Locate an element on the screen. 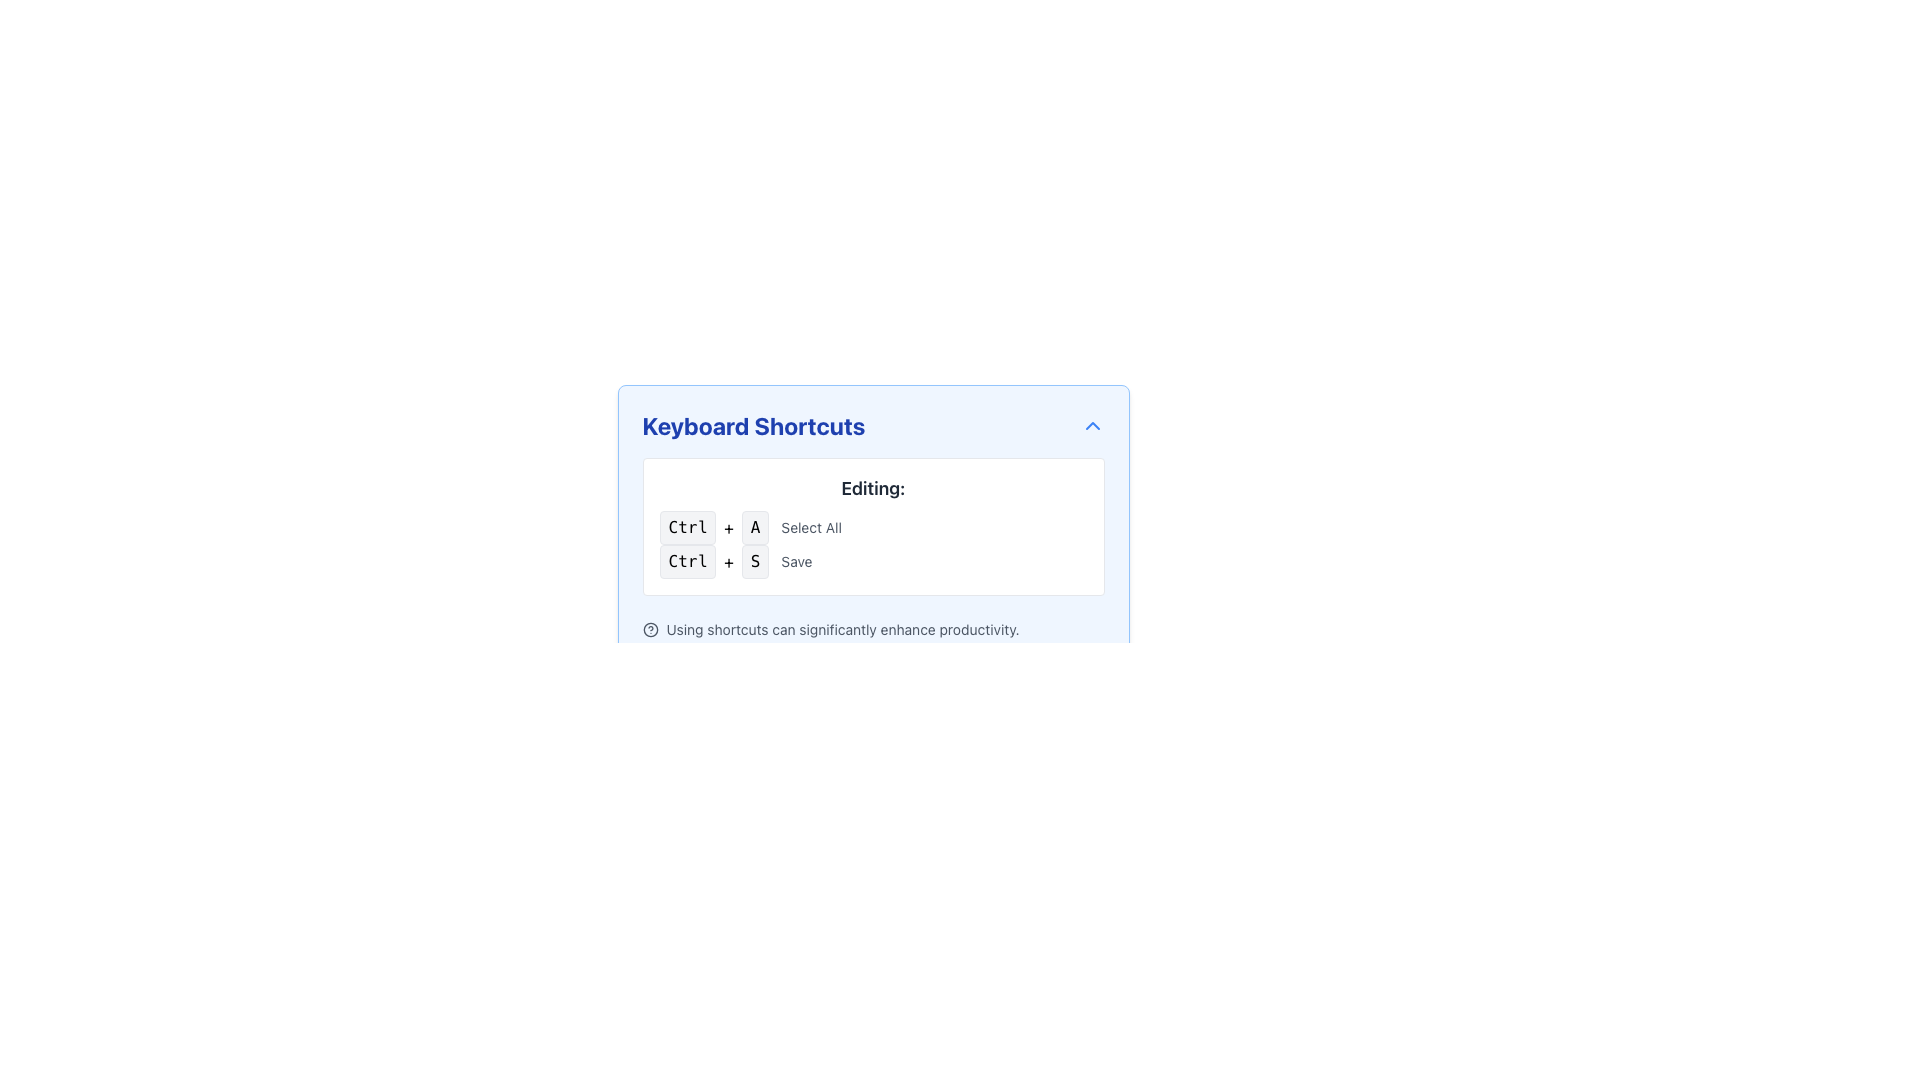  the 'S' keyboard key label which is part of the keyboard shortcut 'Ctrl + S' for saving, located in the 'Keyboard Shortcuts' section is located at coordinates (754, 562).